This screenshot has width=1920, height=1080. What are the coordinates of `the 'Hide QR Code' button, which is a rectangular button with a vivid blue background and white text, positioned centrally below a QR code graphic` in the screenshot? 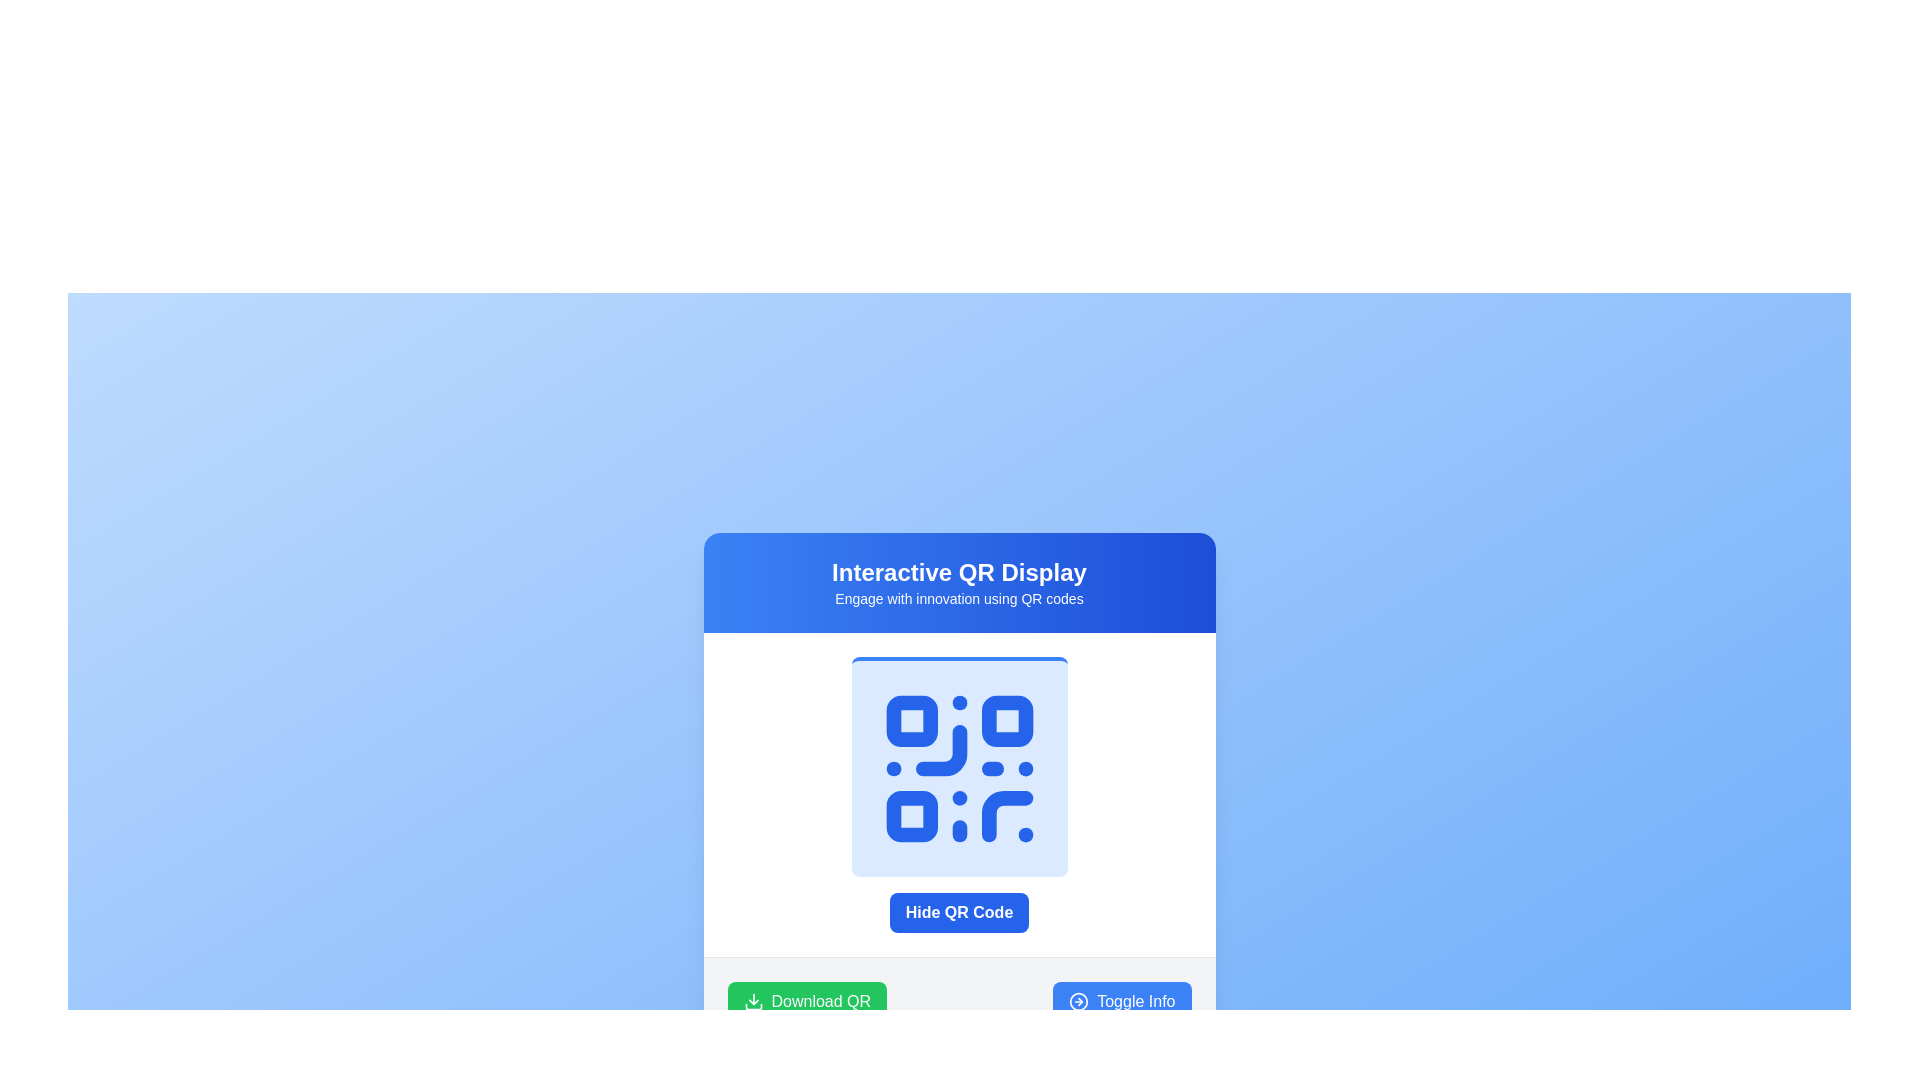 It's located at (958, 912).